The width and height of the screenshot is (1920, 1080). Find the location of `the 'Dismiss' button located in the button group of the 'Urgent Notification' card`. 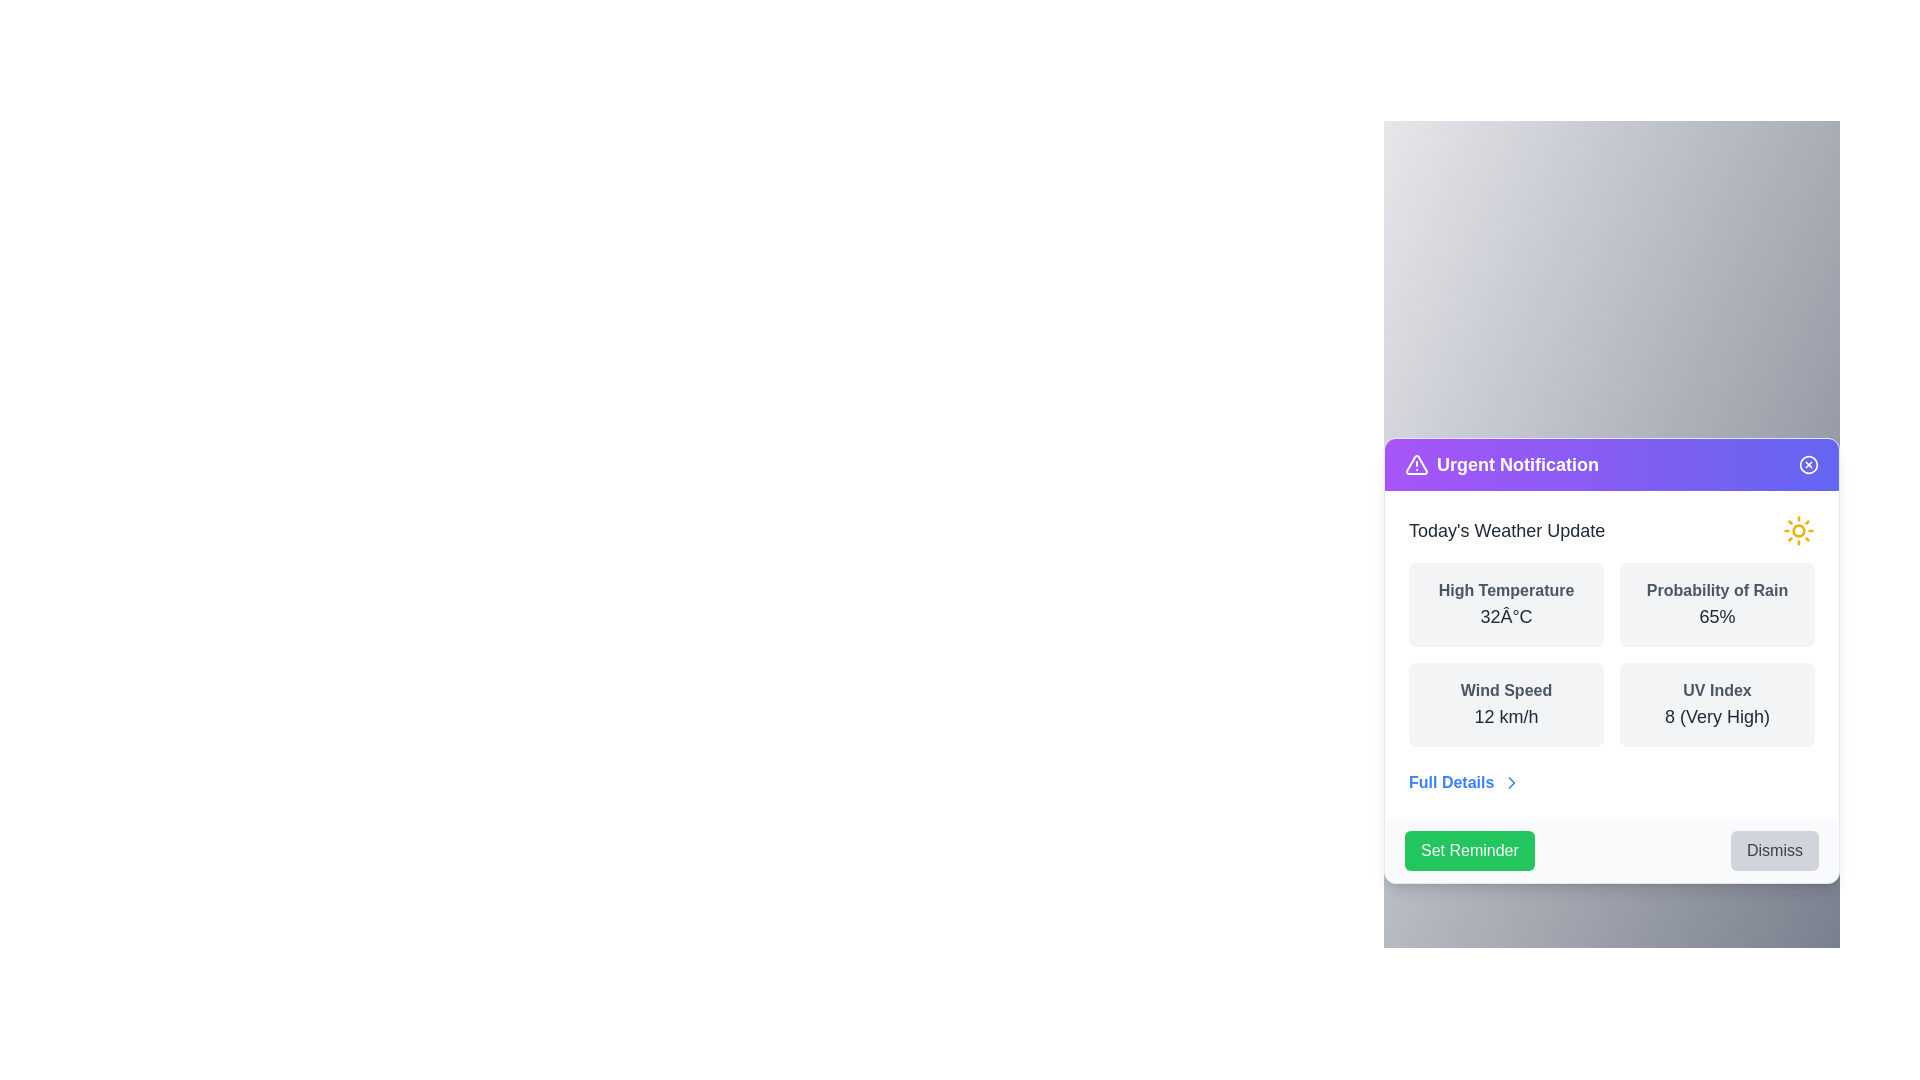

the 'Dismiss' button located in the button group of the 'Urgent Notification' card is located at coordinates (1612, 851).